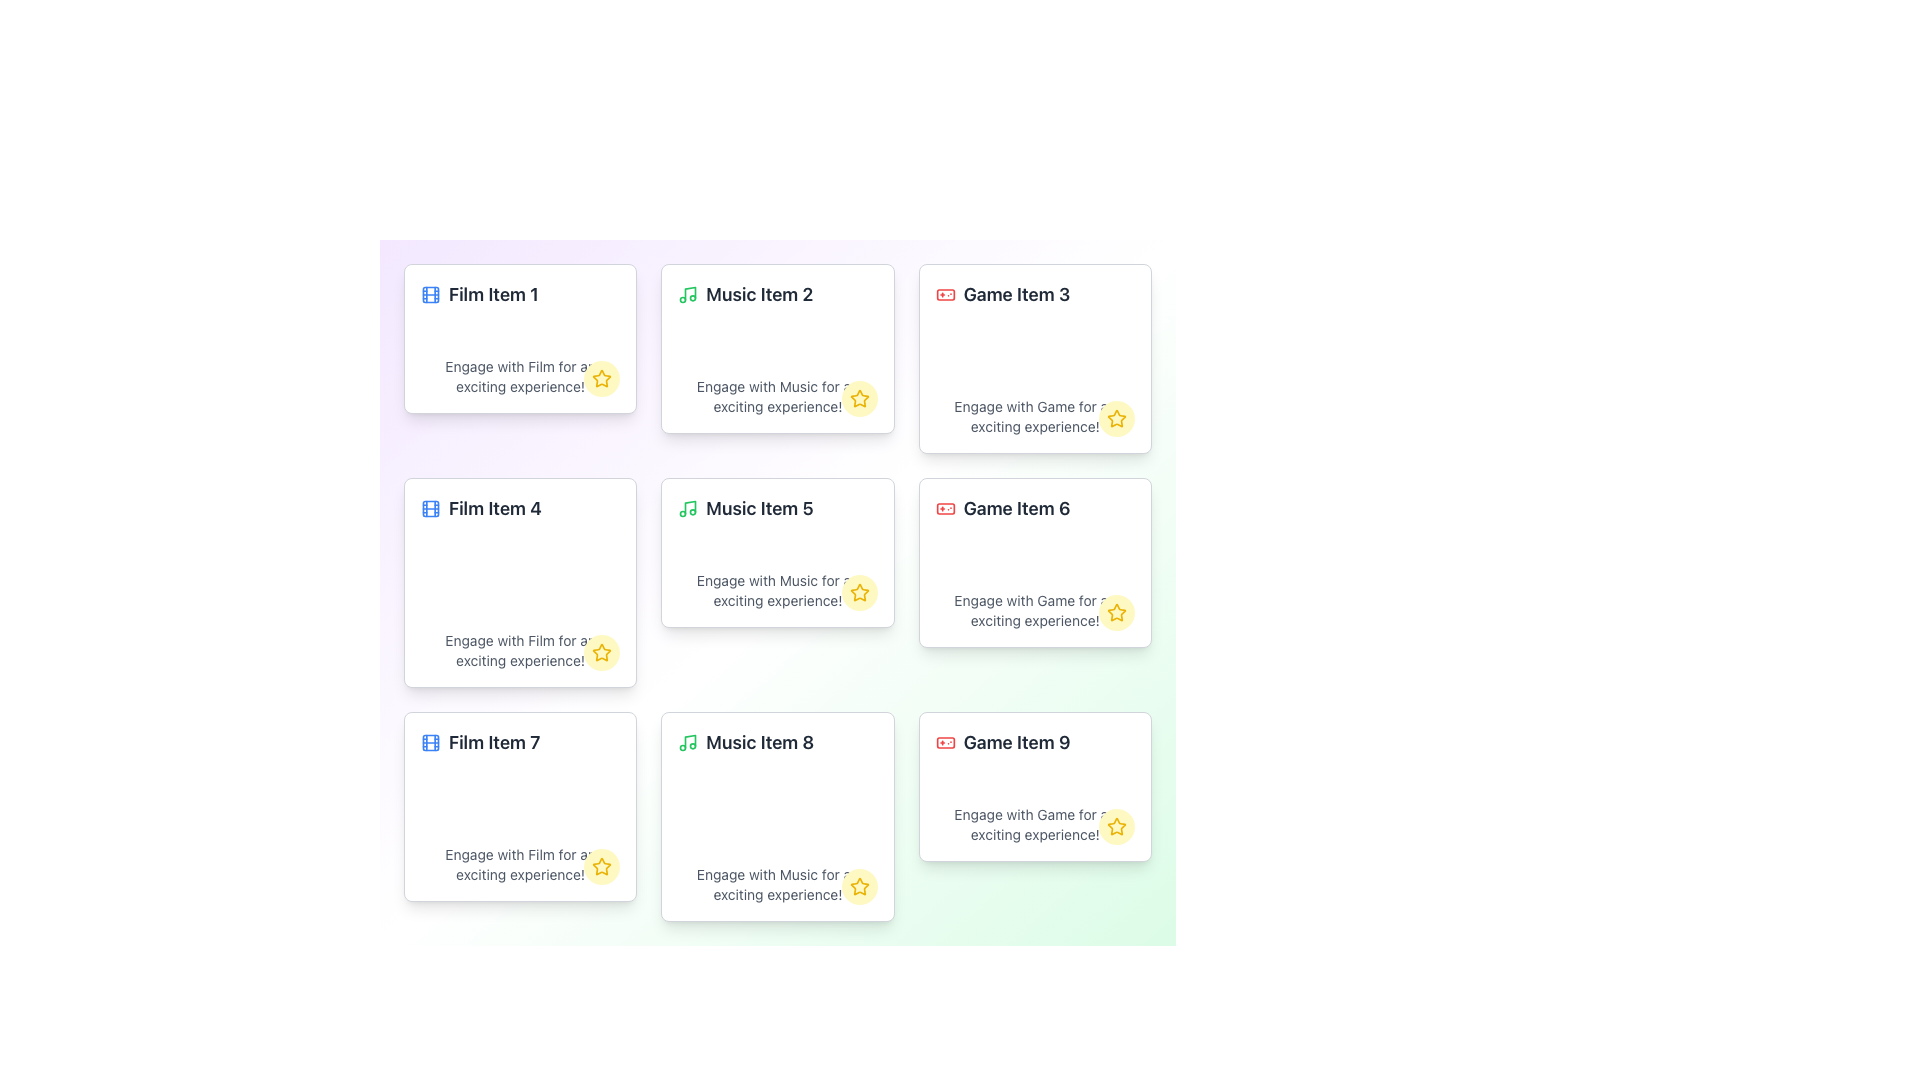 The image size is (1920, 1080). Describe the element at coordinates (520, 294) in the screenshot. I see `the text label paired with an icon representing a movie item in the top-left corner of the grid layout` at that location.